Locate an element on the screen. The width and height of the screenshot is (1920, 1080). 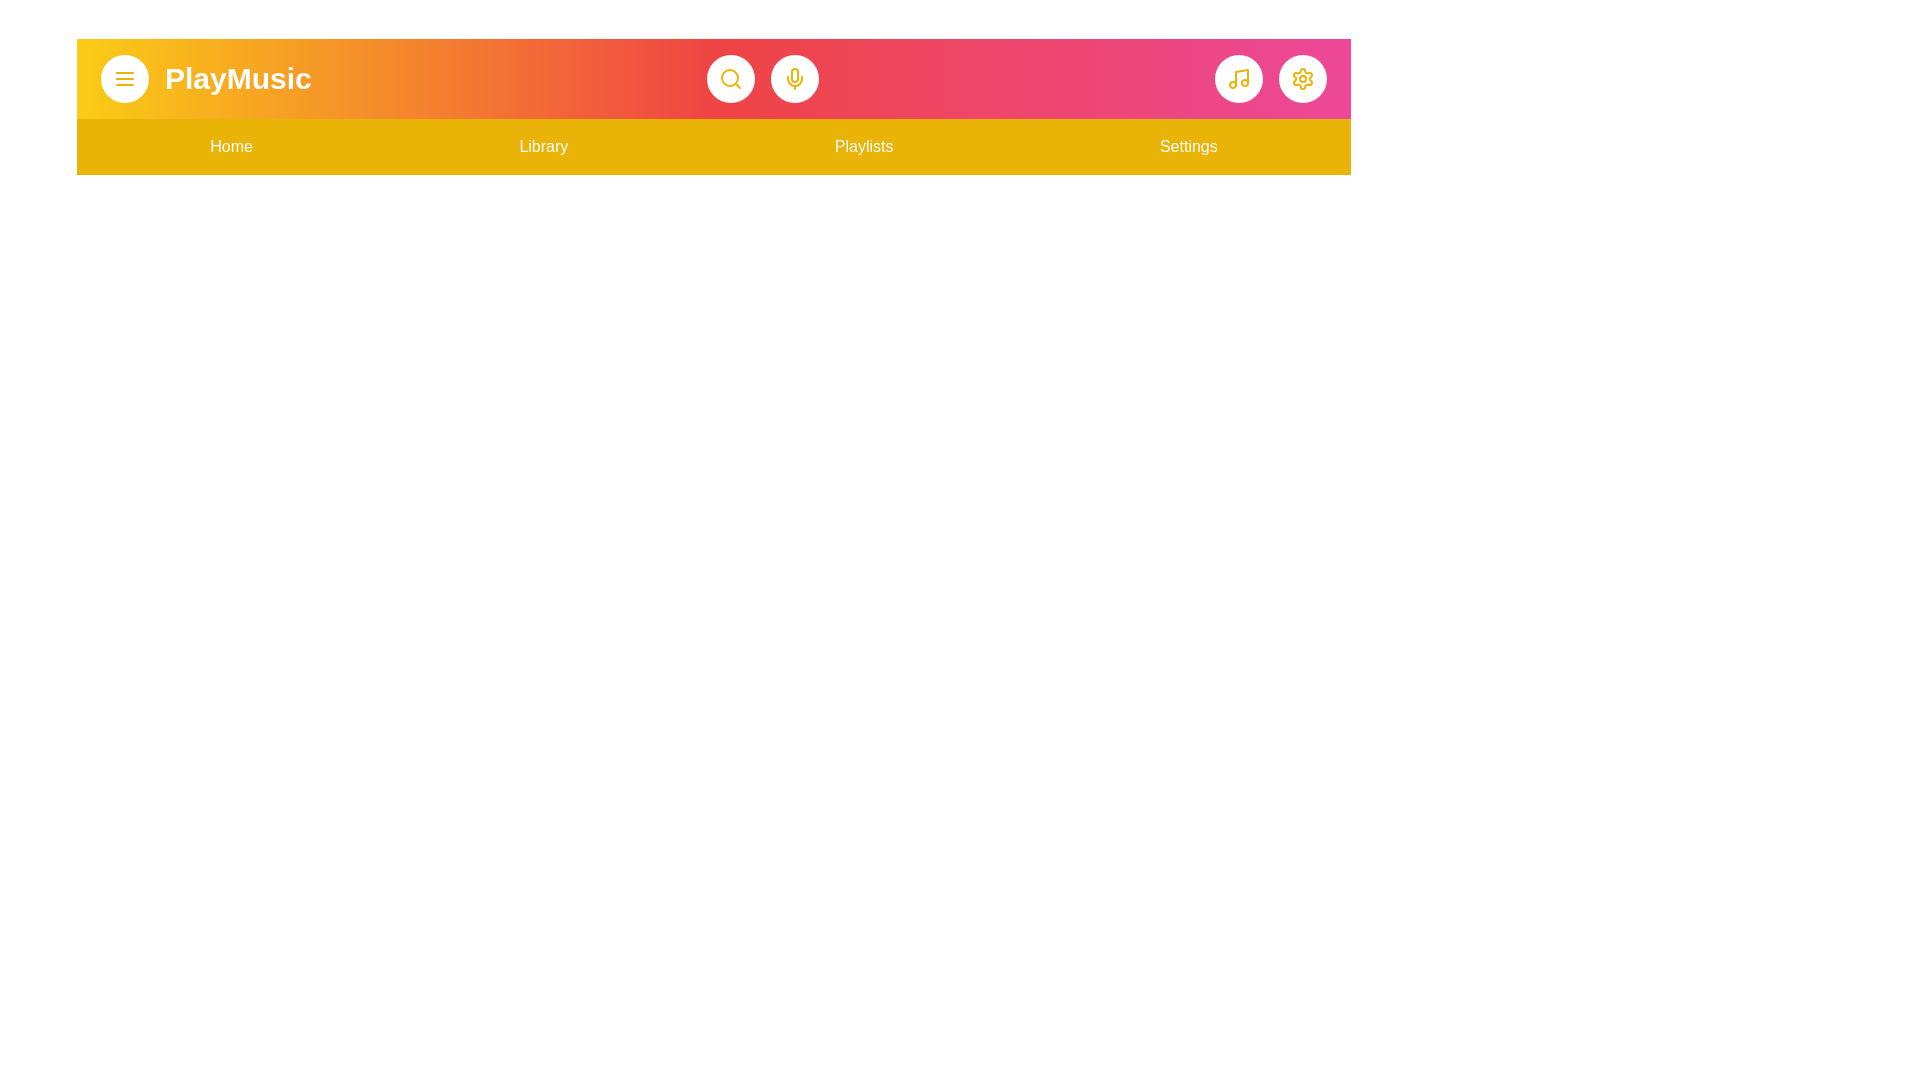
the menu item to navigate to Home is located at coordinates (231, 145).